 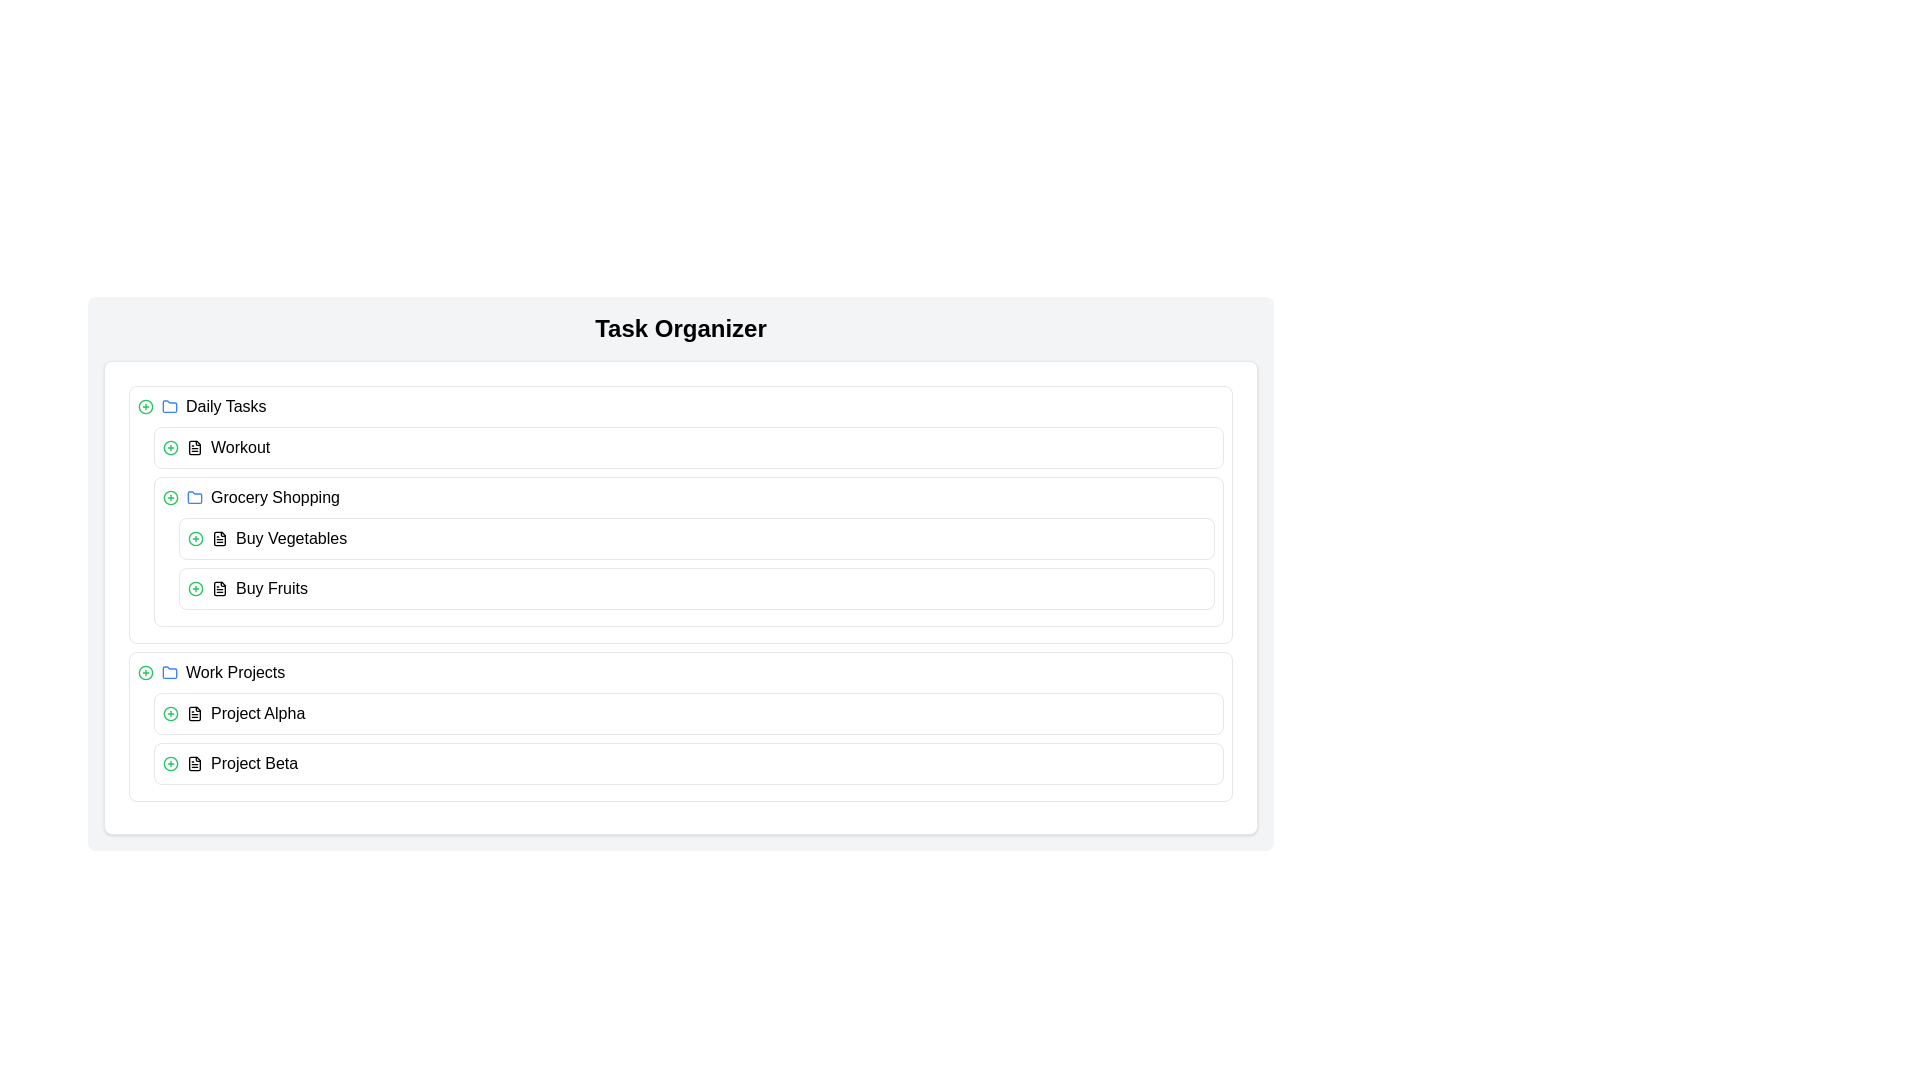 What do you see at coordinates (196, 588) in the screenshot?
I see `the Circle graphic which is part of the green 'add' button` at bounding box center [196, 588].